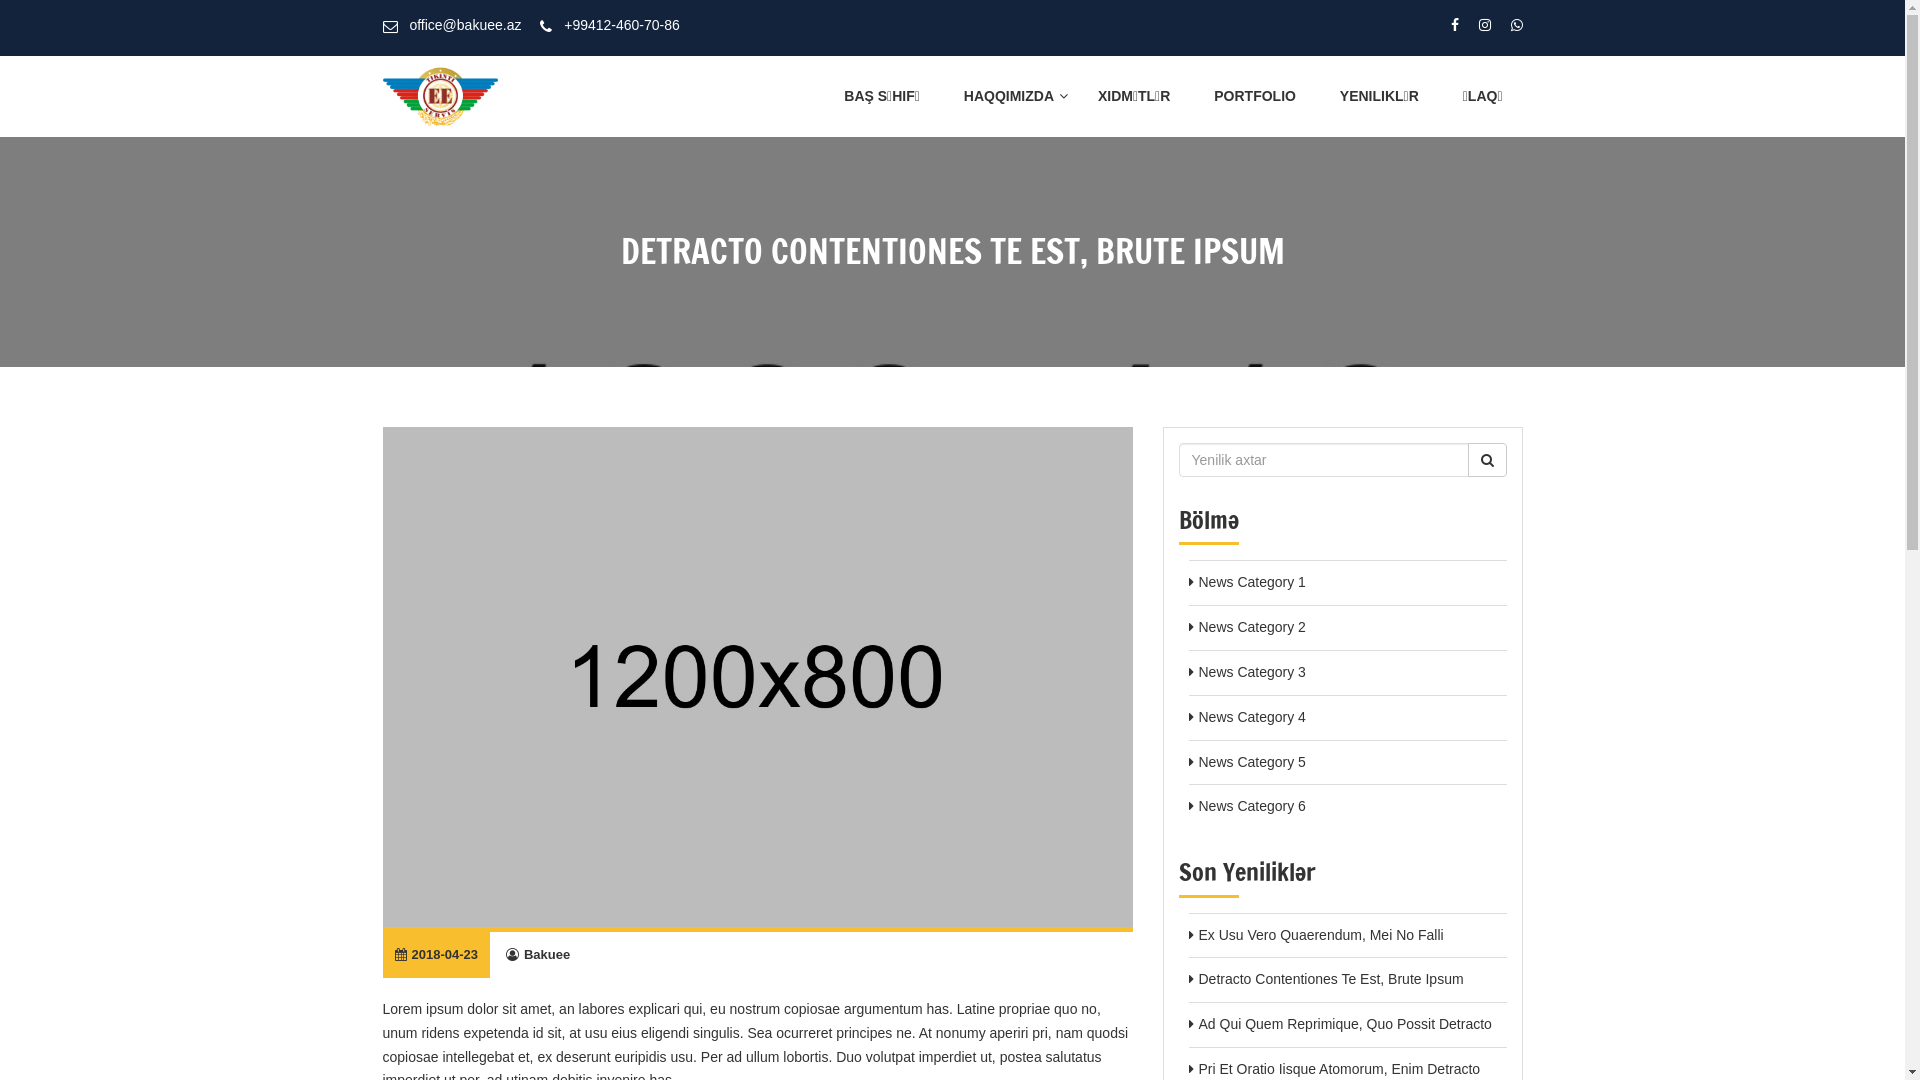 This screenshot has height=1080, width=1920. I want to click on 'Detracto Contentiones Te Est, Brute Ipsum', so click(1330, 978).